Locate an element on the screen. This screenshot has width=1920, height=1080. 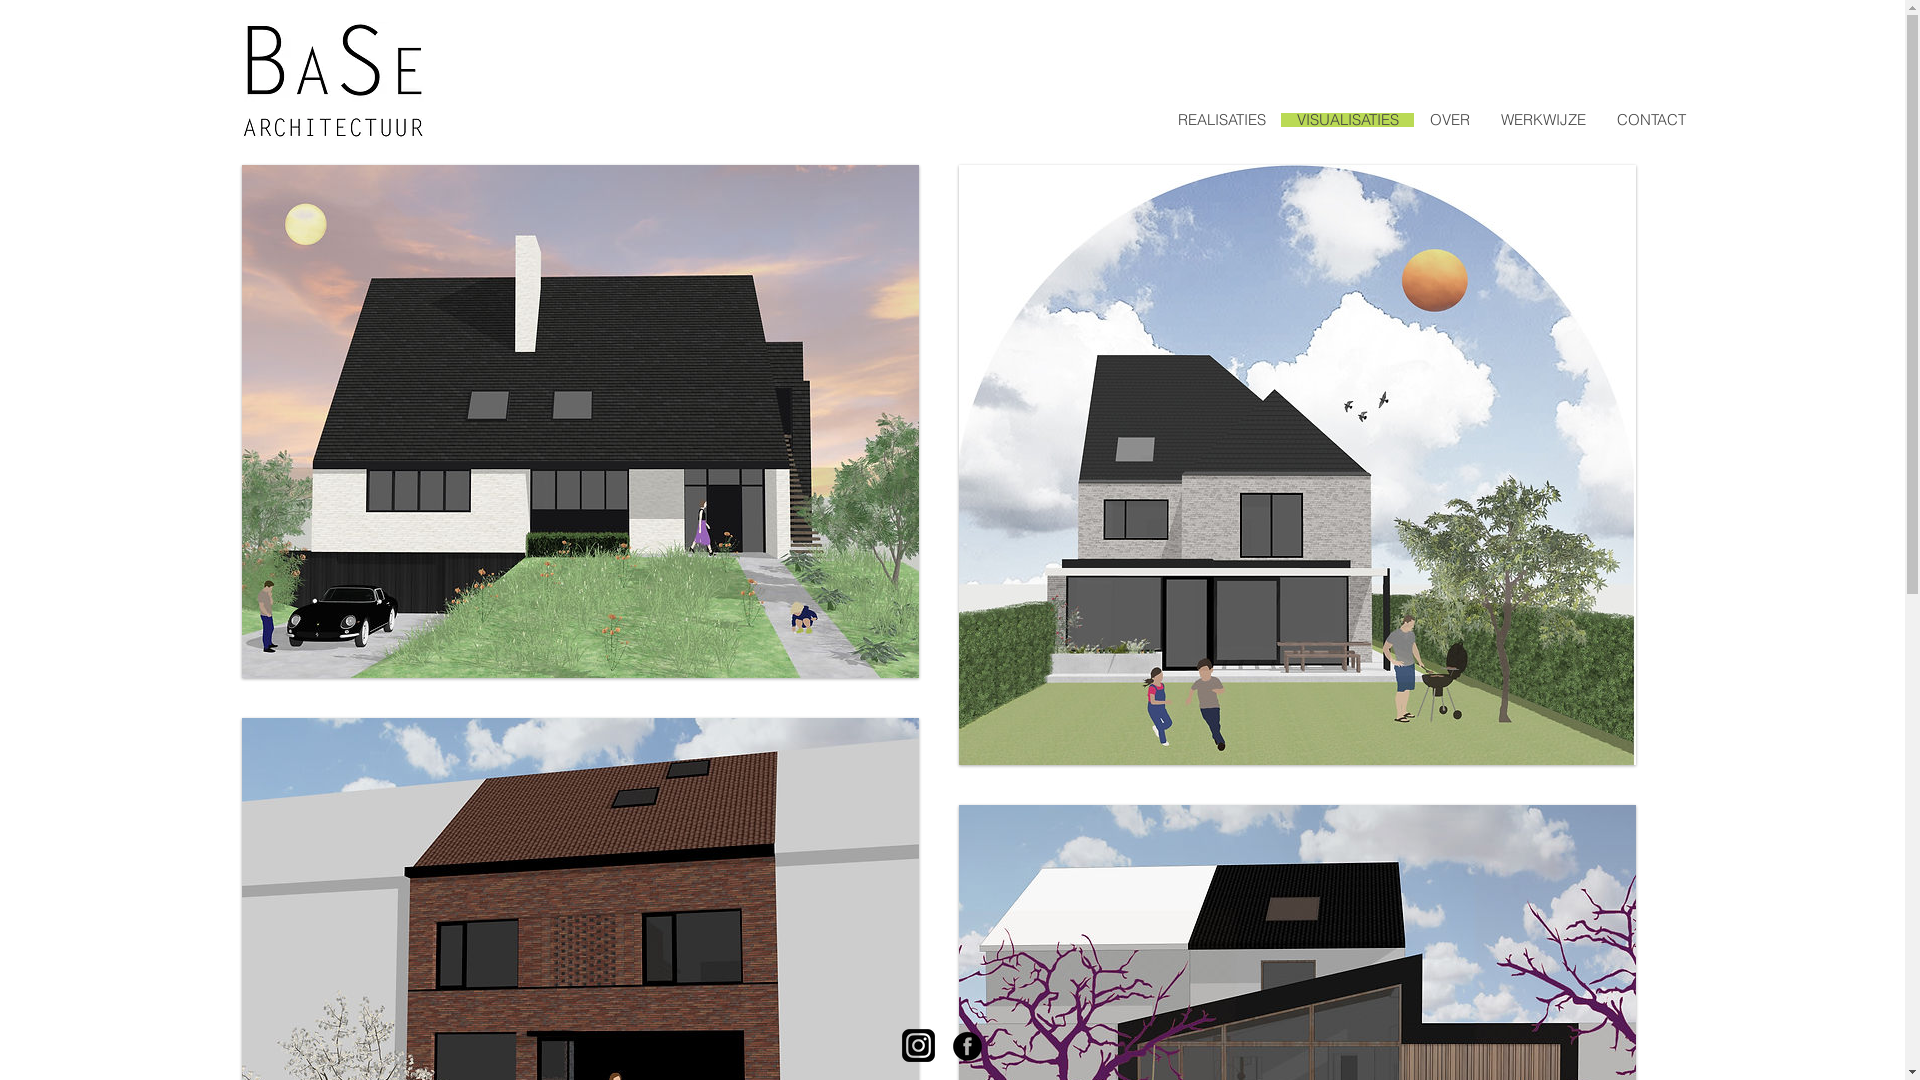
'OVER' is located at coordinates (1449, 119).